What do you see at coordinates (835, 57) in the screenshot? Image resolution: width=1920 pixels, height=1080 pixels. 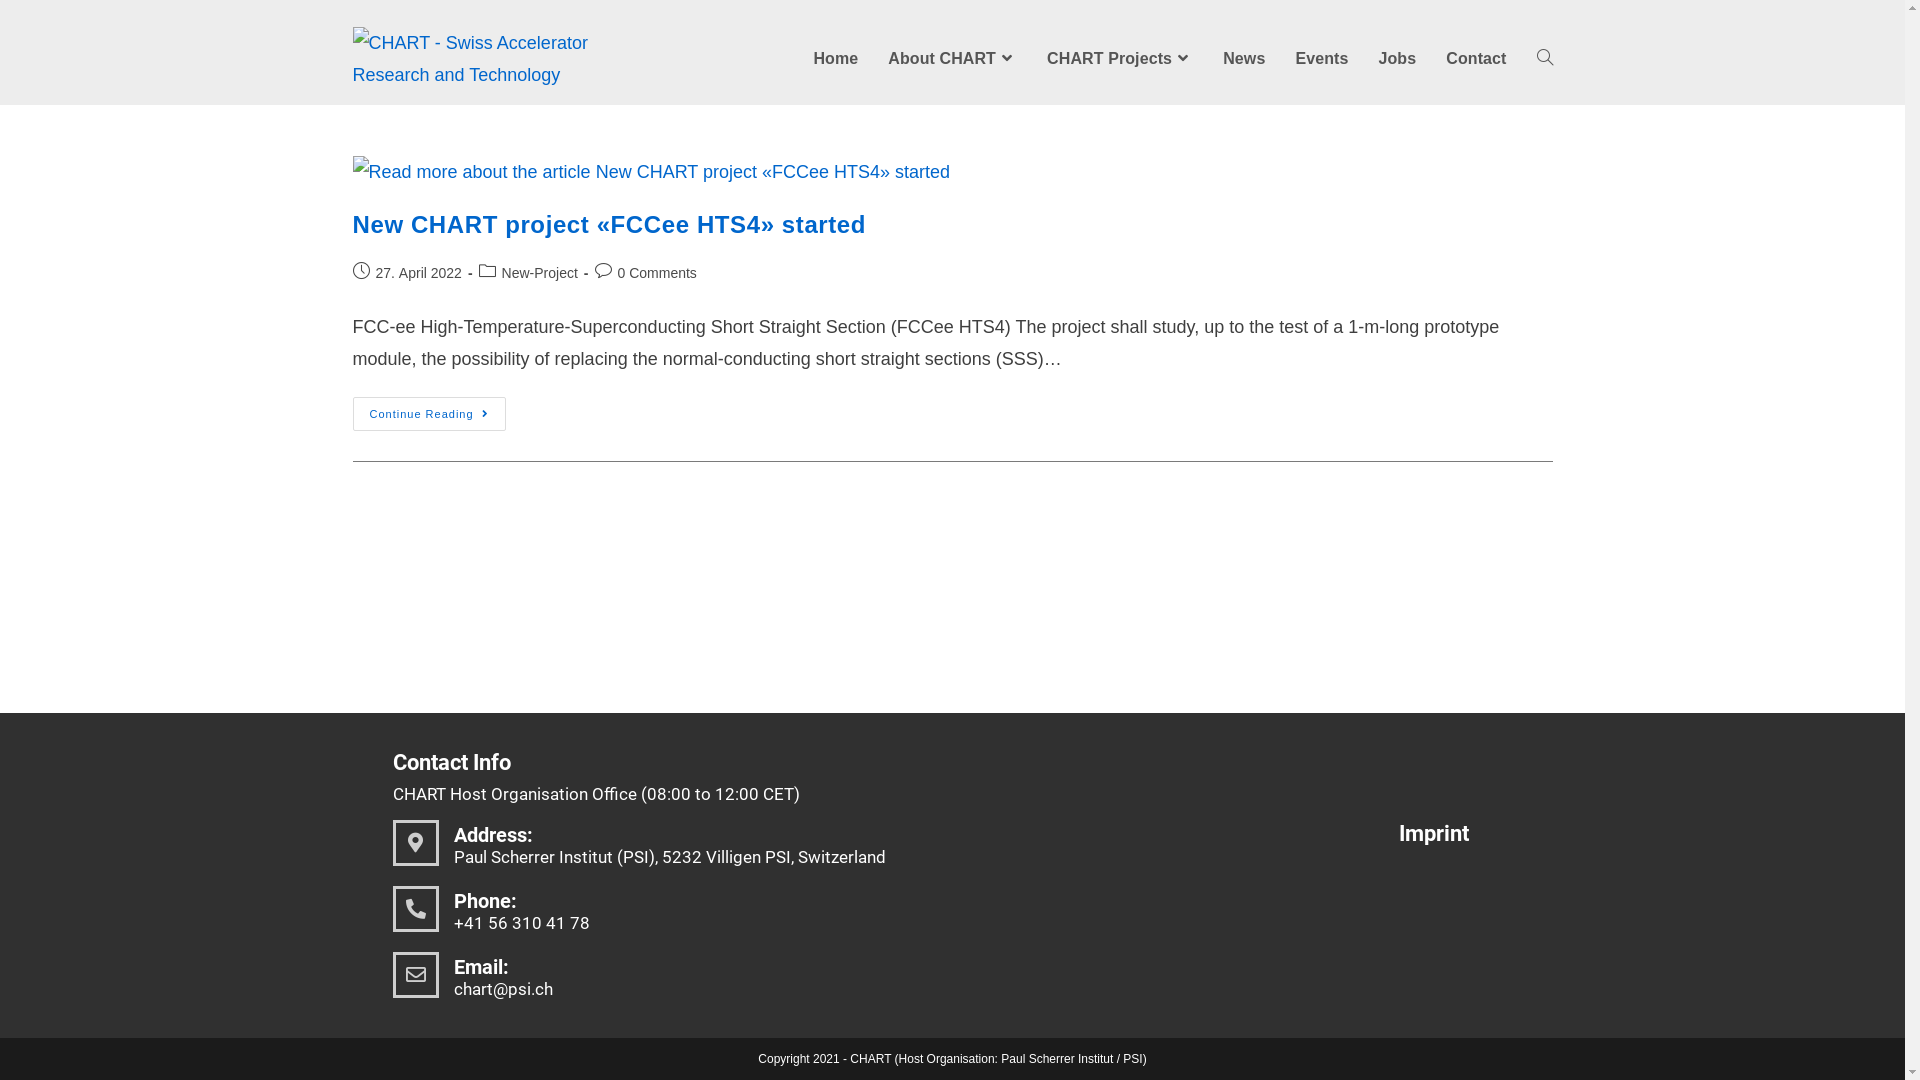 I see `'Home'` at bounding box center [835, 57].